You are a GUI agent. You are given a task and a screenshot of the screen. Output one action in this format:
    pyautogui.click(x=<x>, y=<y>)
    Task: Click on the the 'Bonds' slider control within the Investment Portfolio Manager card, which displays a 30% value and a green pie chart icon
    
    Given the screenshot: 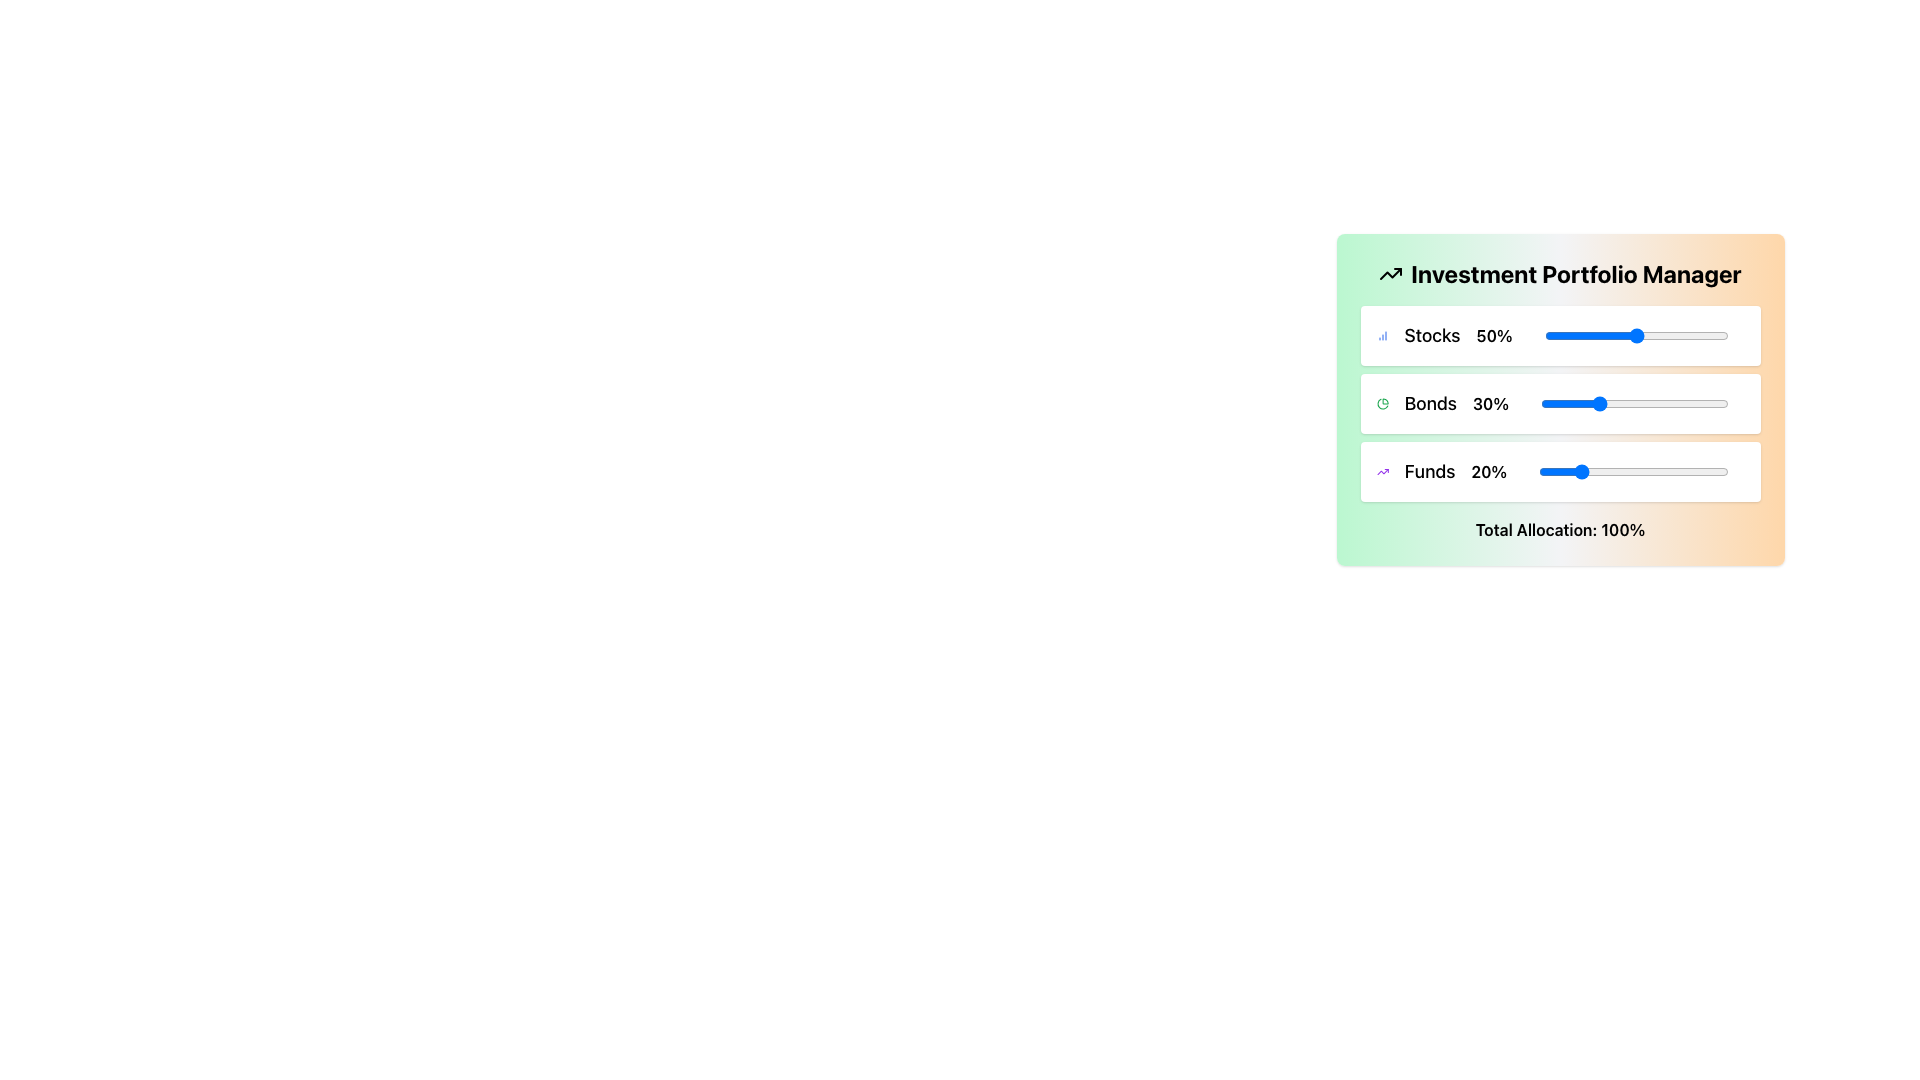 What is the action you would take?
    pyautogui.click(x=1559, y=404)
    